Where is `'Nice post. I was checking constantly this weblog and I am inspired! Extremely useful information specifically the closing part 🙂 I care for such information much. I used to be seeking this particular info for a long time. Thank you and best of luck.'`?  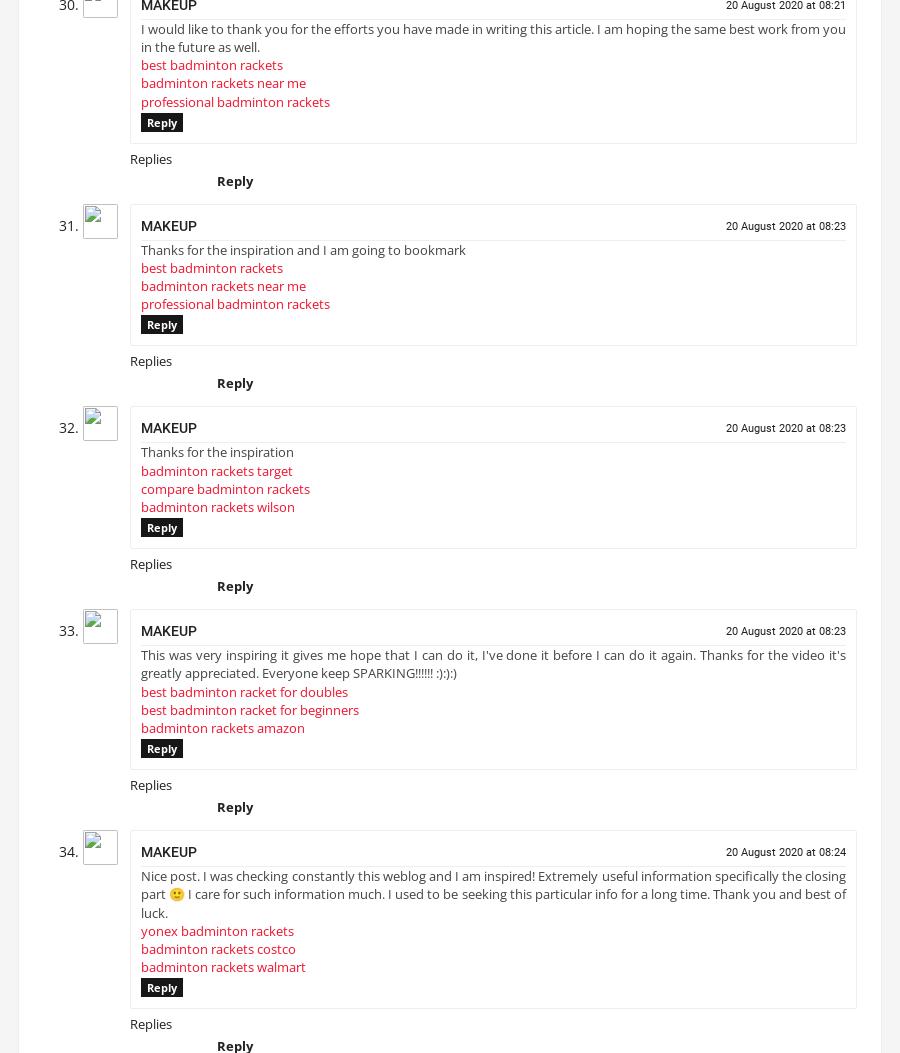 'Nice post. I was checking constantly this weblog and I am inspired! Extremely useful information specifically the closing part 🙂 I care for such information much. I used to be seeking this particular info for a long time. Thank you and best of luck.' is located at coordinates (492, 901).